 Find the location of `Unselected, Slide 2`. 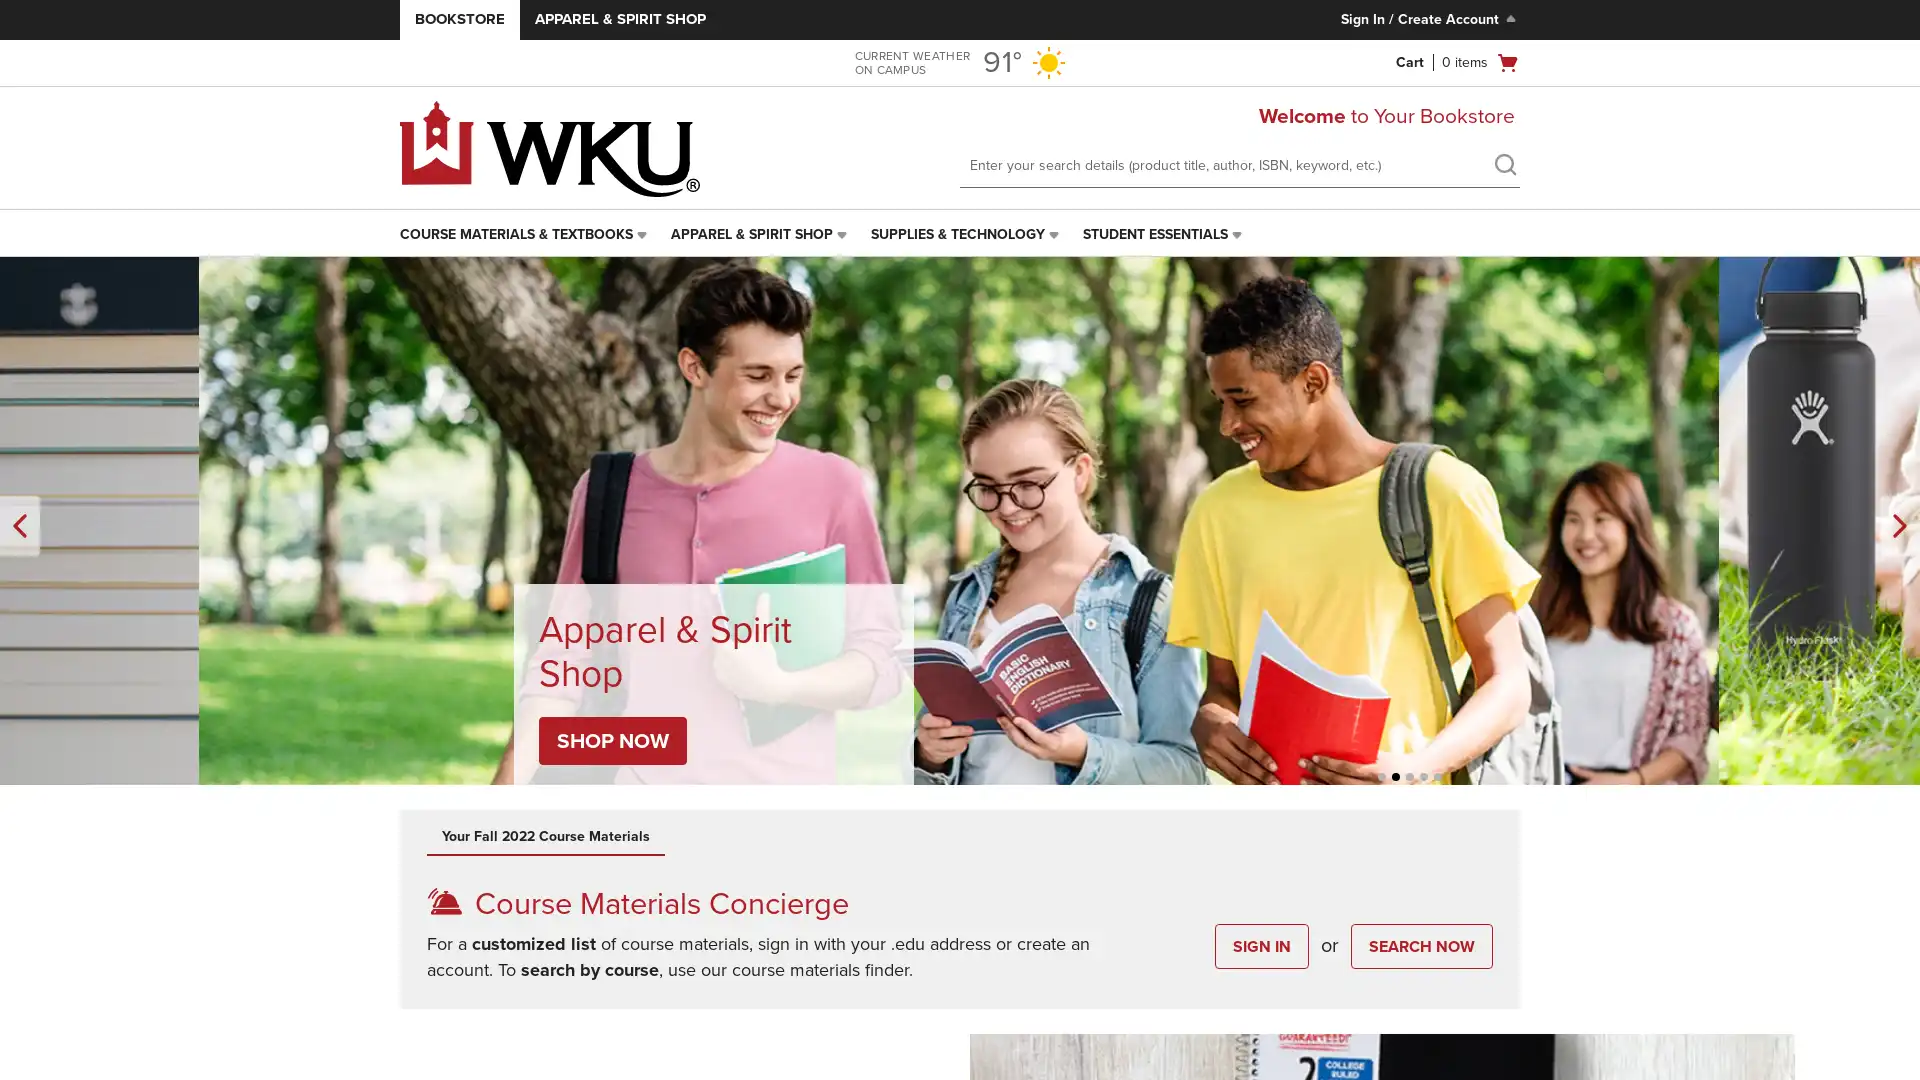

Unselected, Slide 2 is located at coordinates (1395, 775).